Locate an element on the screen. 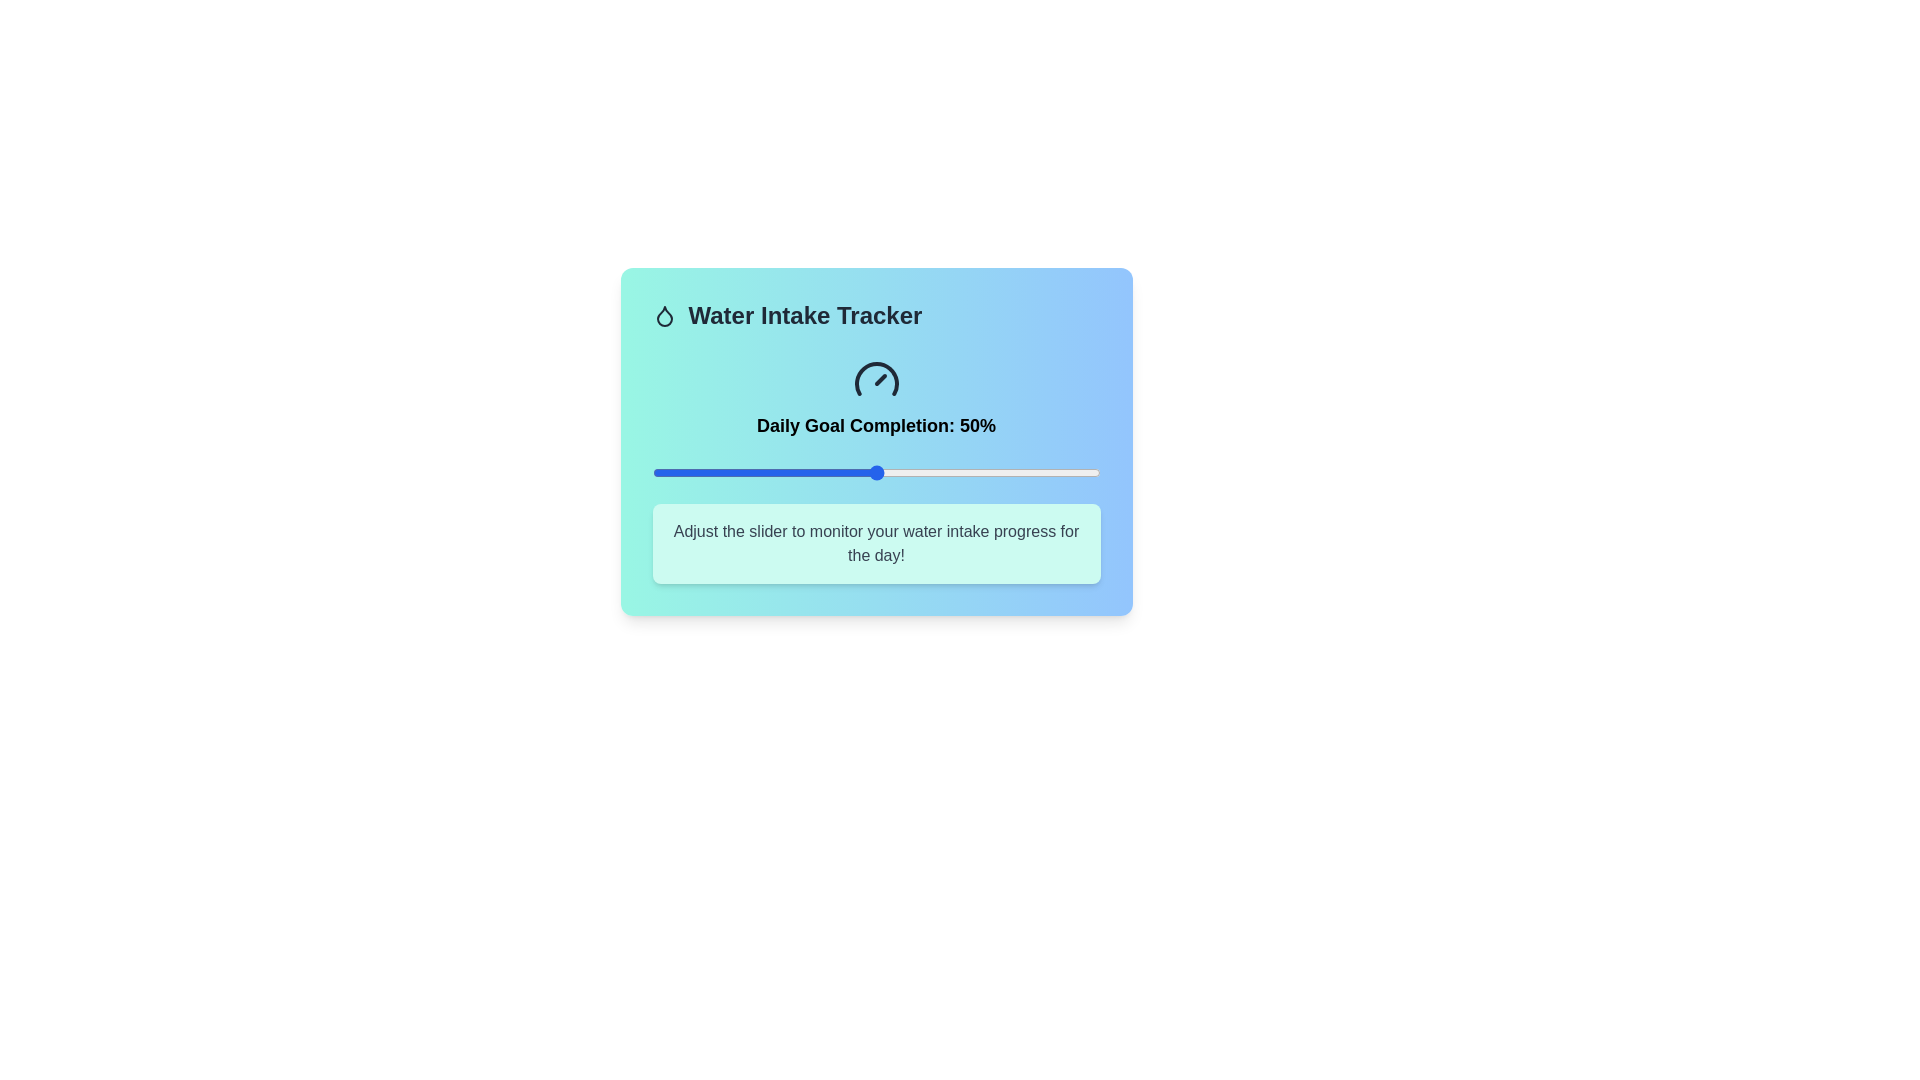 The width and height of the screenshot is (1920, 1080). the water intake tracker slider to 90% is located at coordinates (1054, 473).